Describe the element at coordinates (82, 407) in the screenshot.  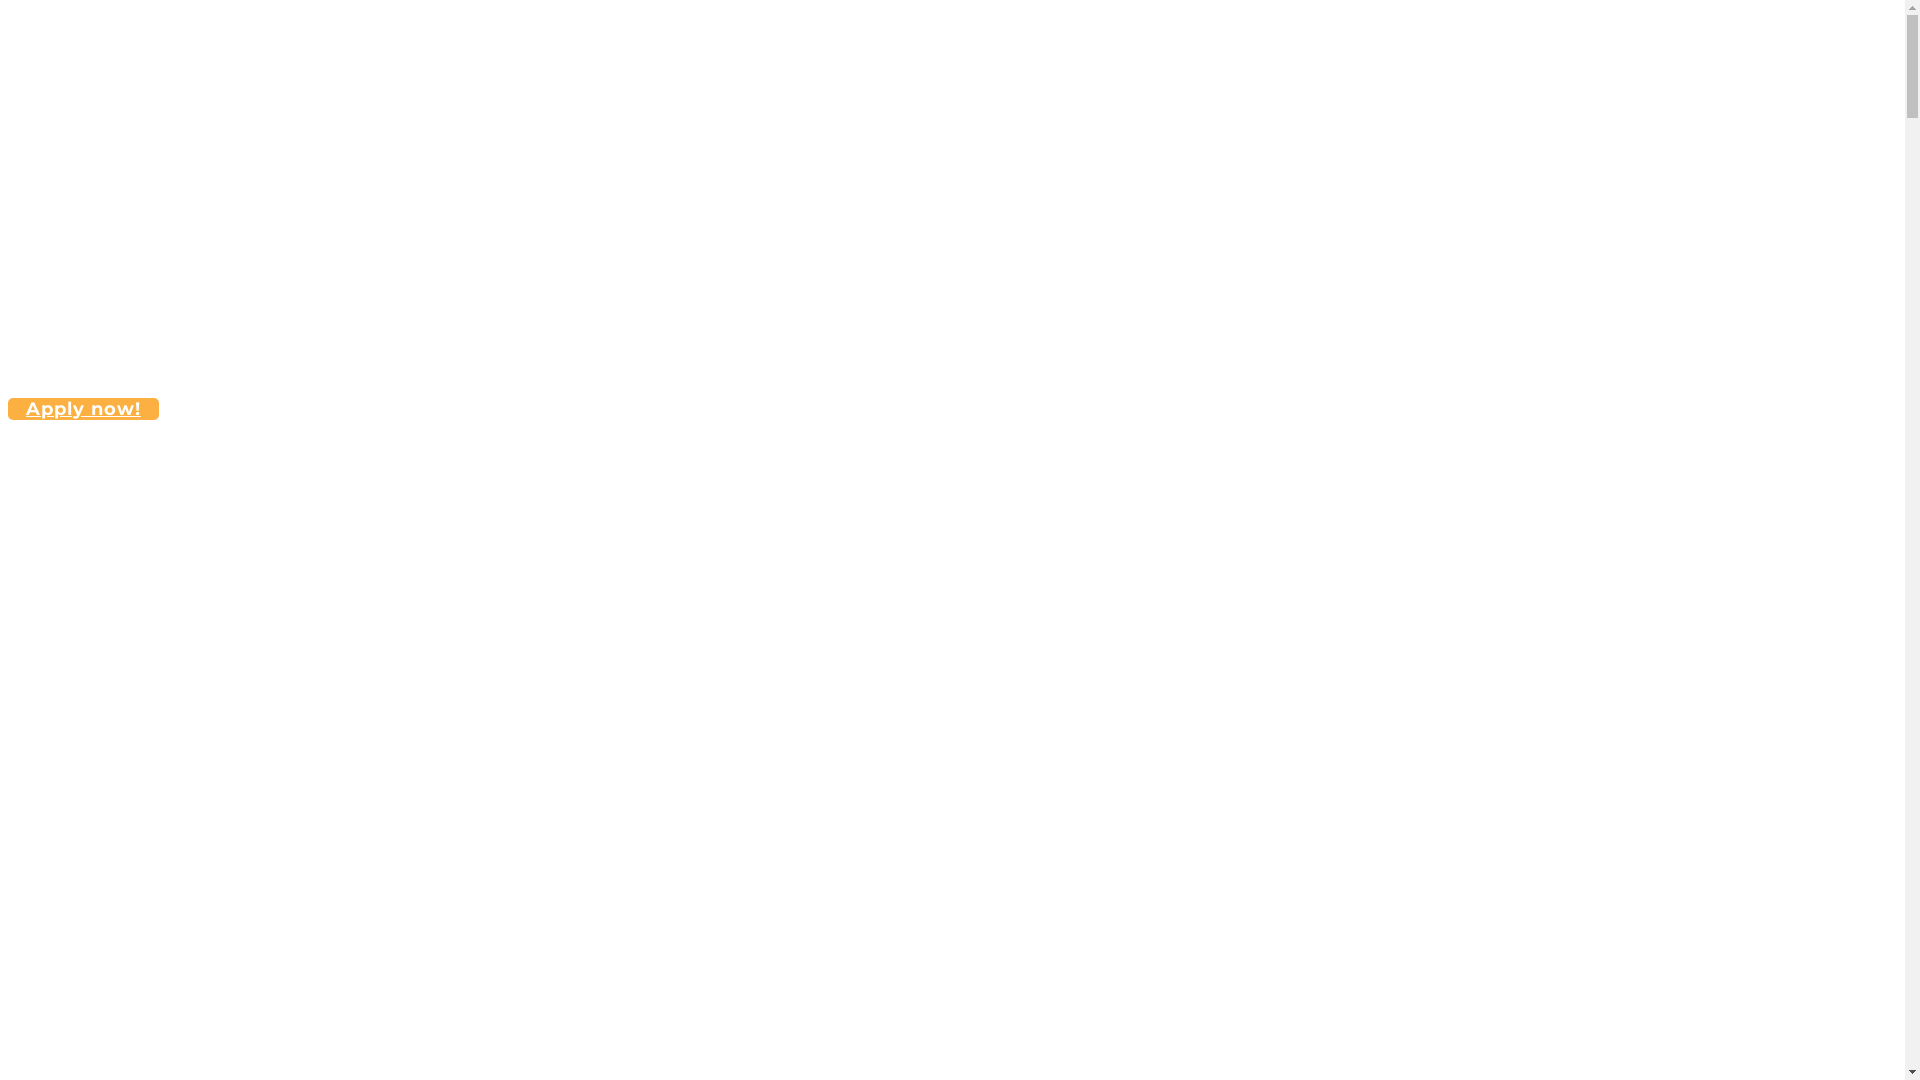
I see `'Apply now!'` at that location.